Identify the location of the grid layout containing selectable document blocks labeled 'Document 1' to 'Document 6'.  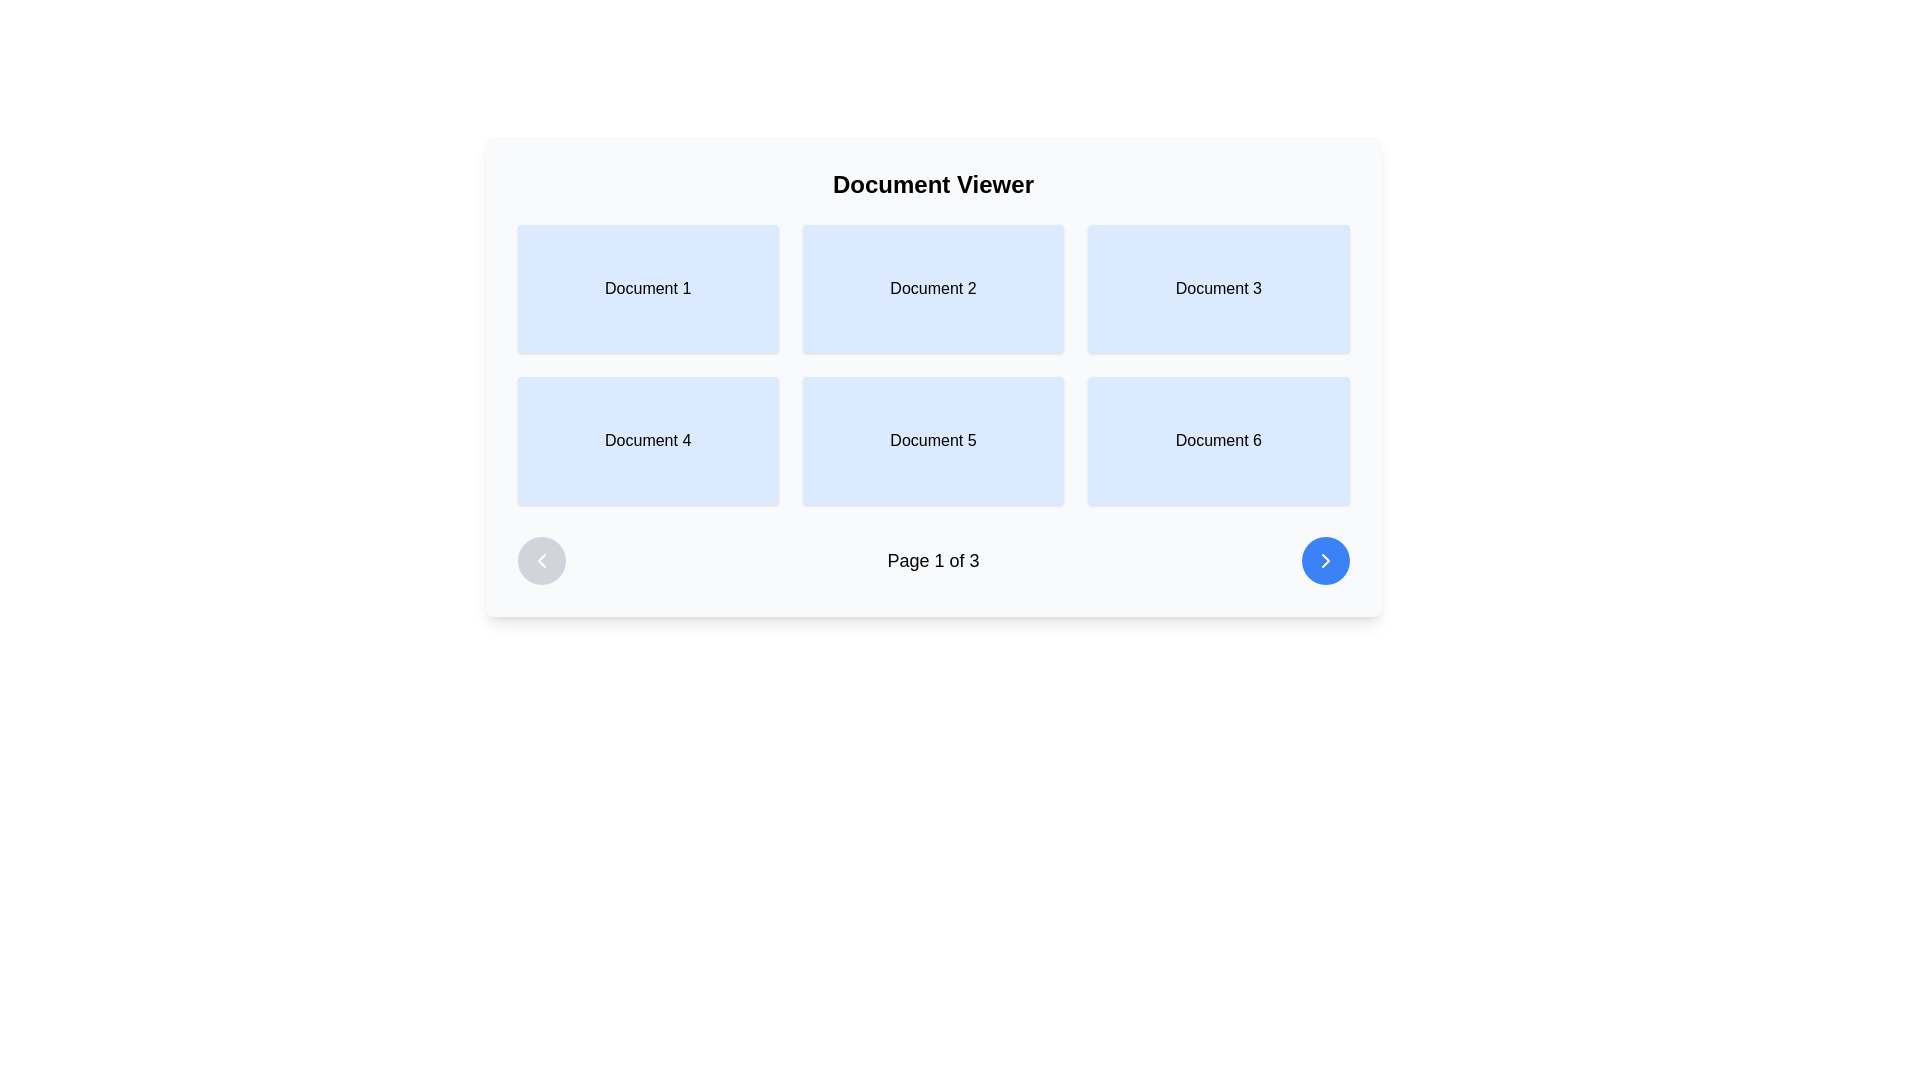
(932, 377).